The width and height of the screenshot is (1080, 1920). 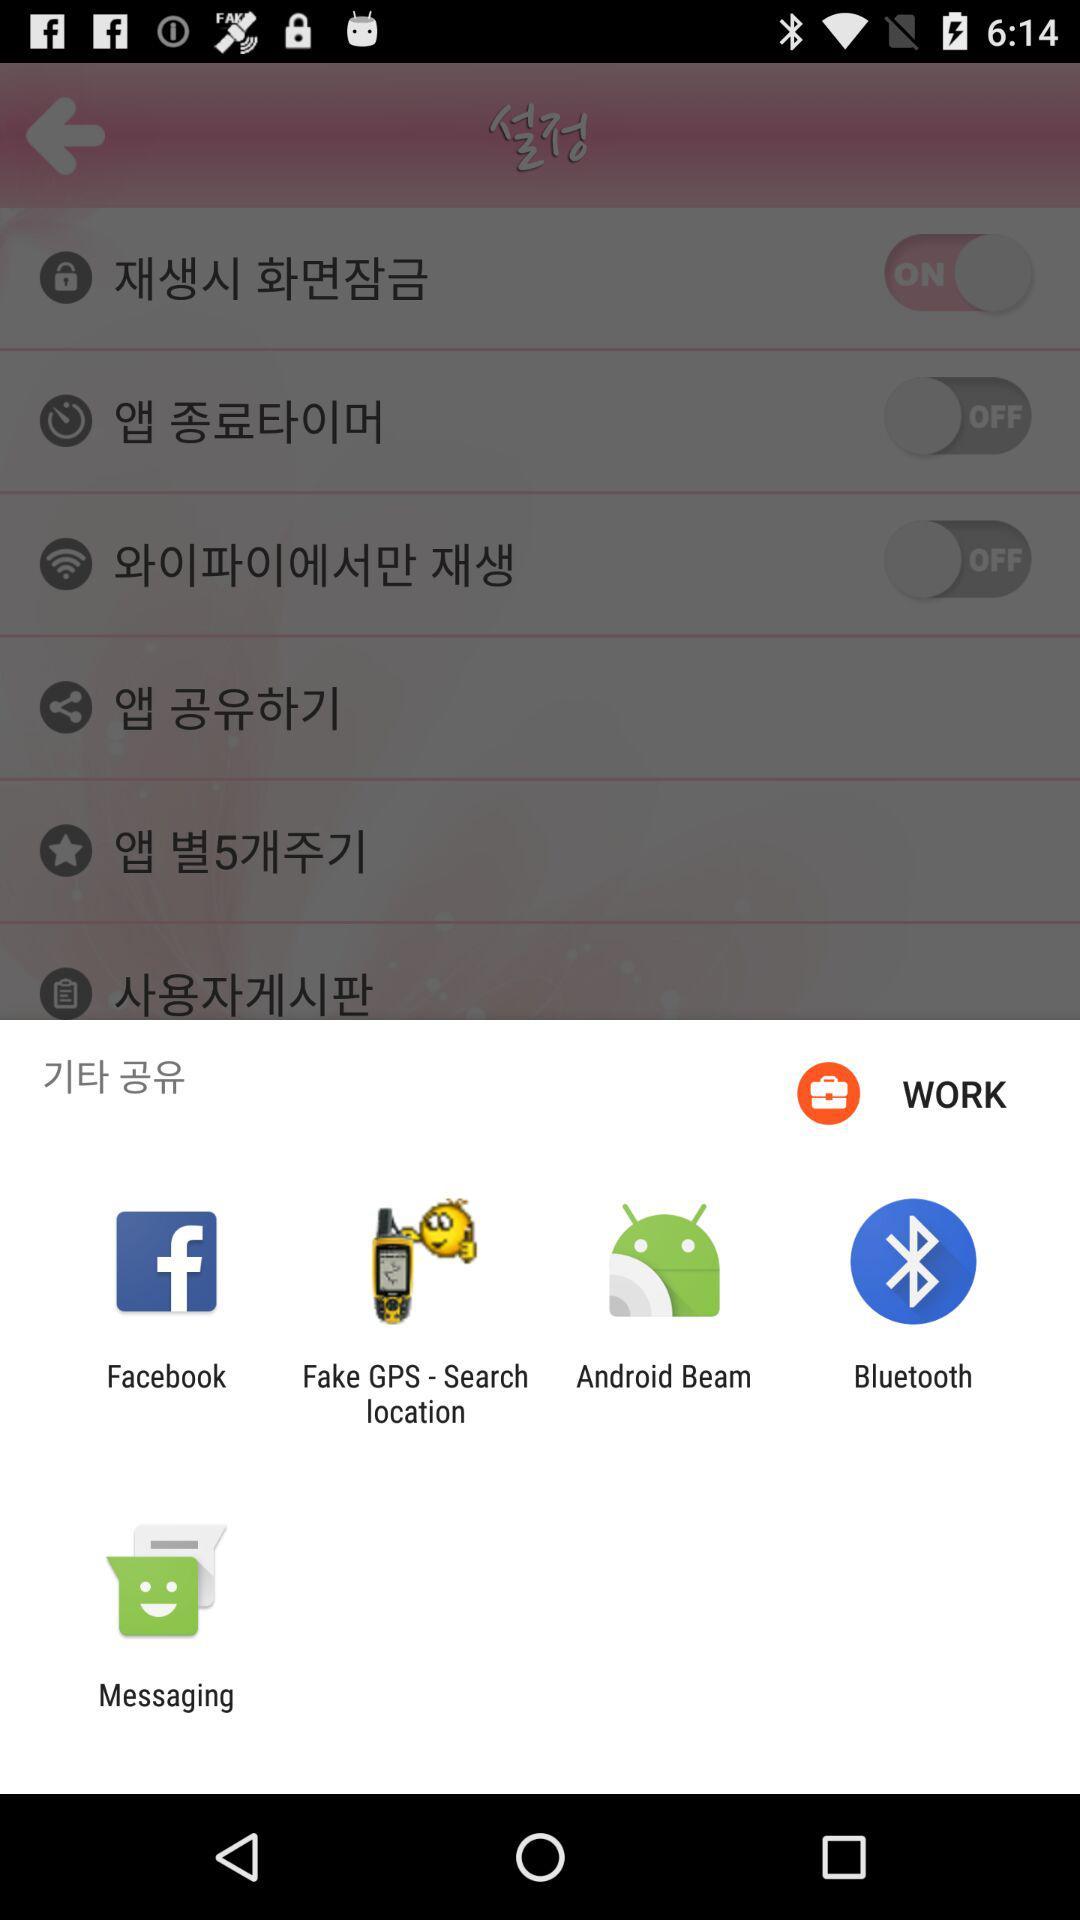 What do you see at coordinates (414, 1392) in the screenshot?
I see `fake gps search item` at bounding box center [414, 1392].